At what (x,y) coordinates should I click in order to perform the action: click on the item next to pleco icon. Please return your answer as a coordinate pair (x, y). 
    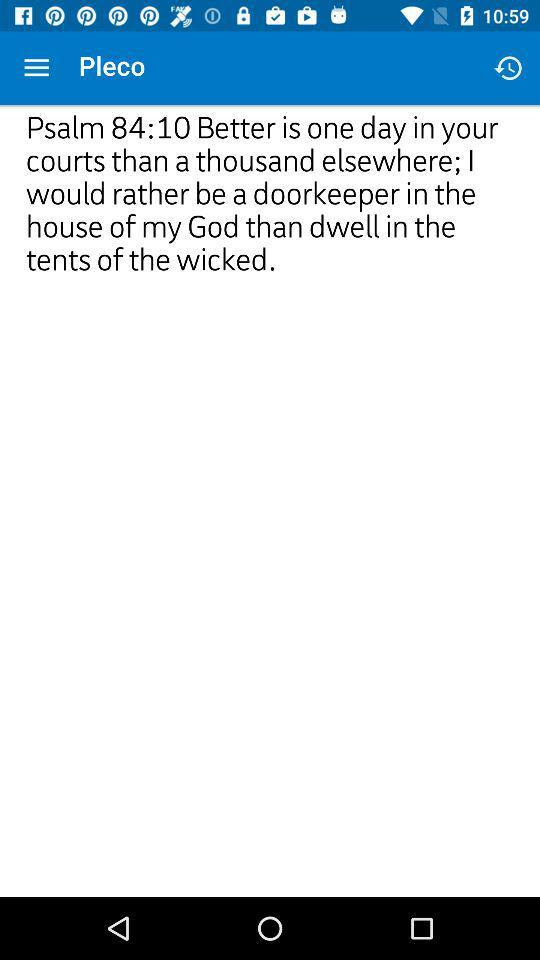
    Looking at the image, I should click on (508, 68).